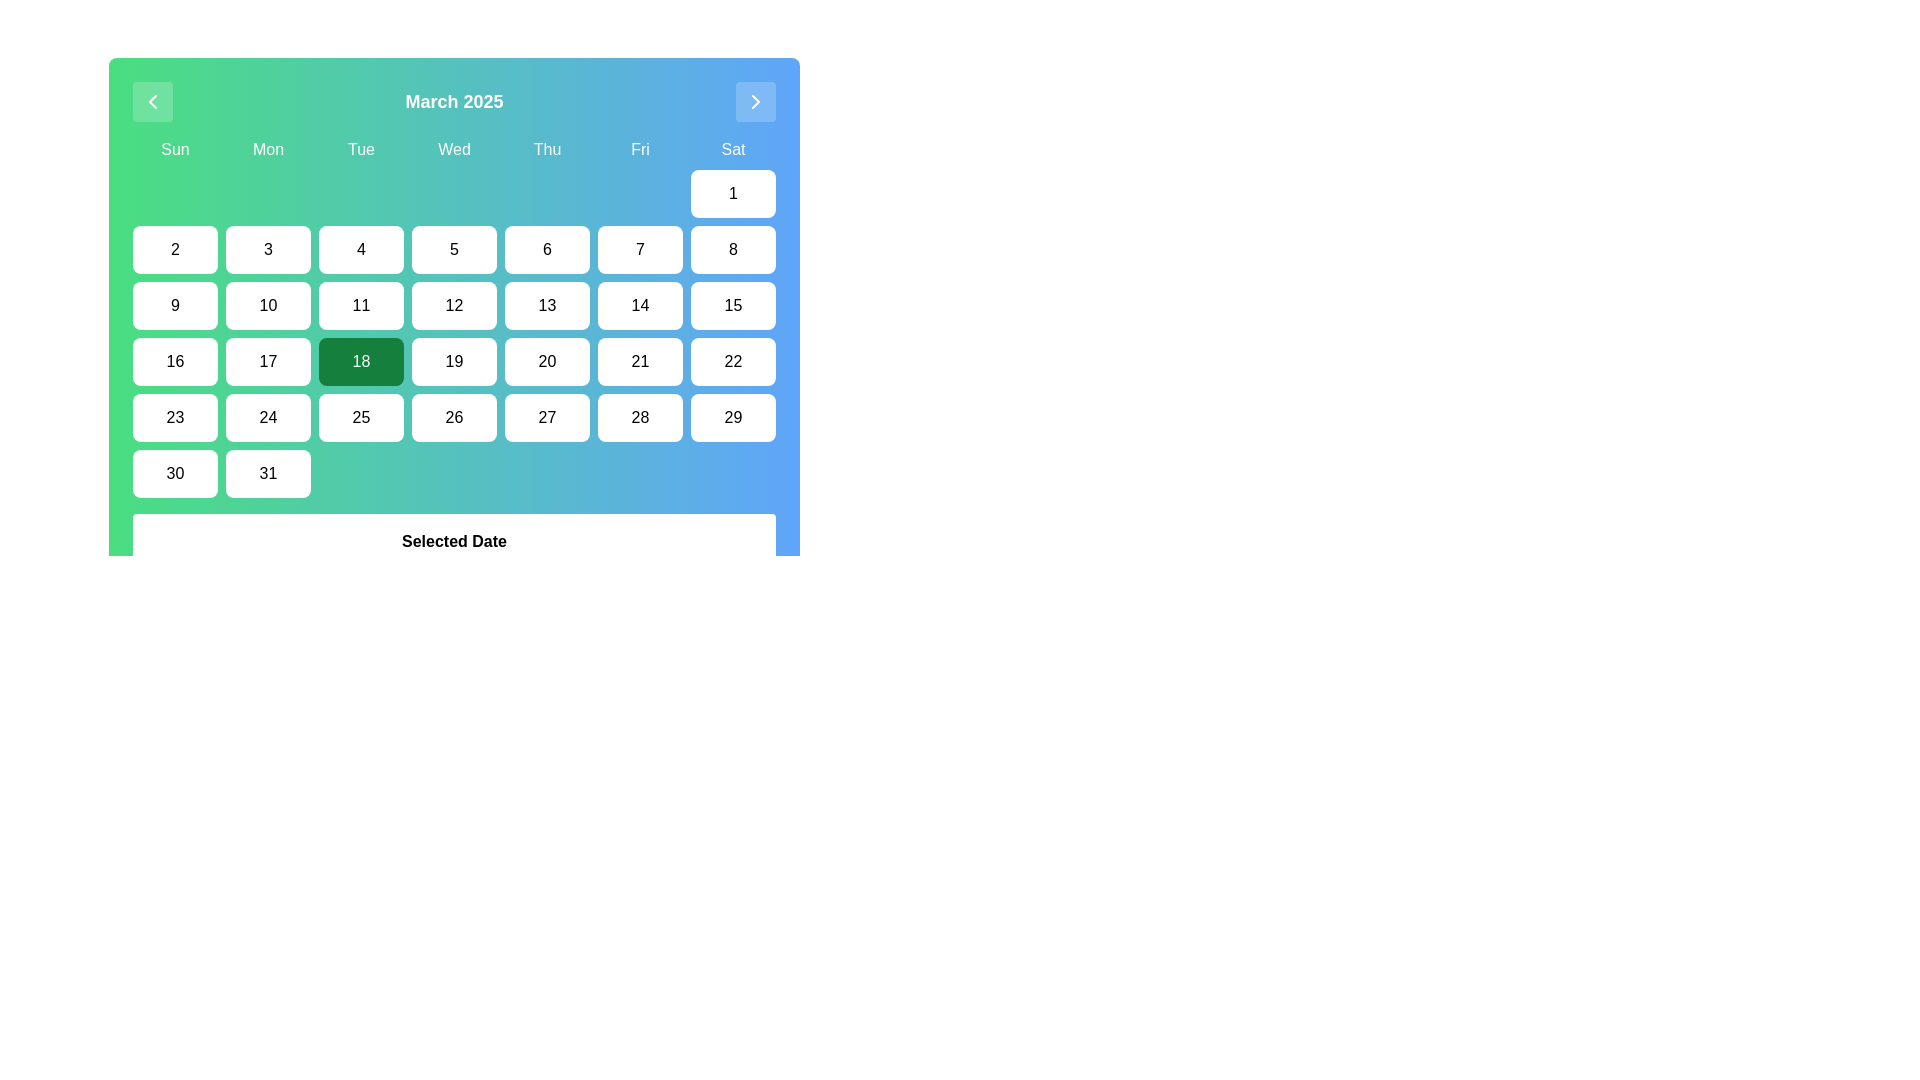  What do you see at coordinates (732, 149) in the screenshot?
I see `the text label displaying 'Sat', which is the seventh weekday abbreviation in the top row of the calendar grid, located at the top-right corner` at bounding box center [732, 149].